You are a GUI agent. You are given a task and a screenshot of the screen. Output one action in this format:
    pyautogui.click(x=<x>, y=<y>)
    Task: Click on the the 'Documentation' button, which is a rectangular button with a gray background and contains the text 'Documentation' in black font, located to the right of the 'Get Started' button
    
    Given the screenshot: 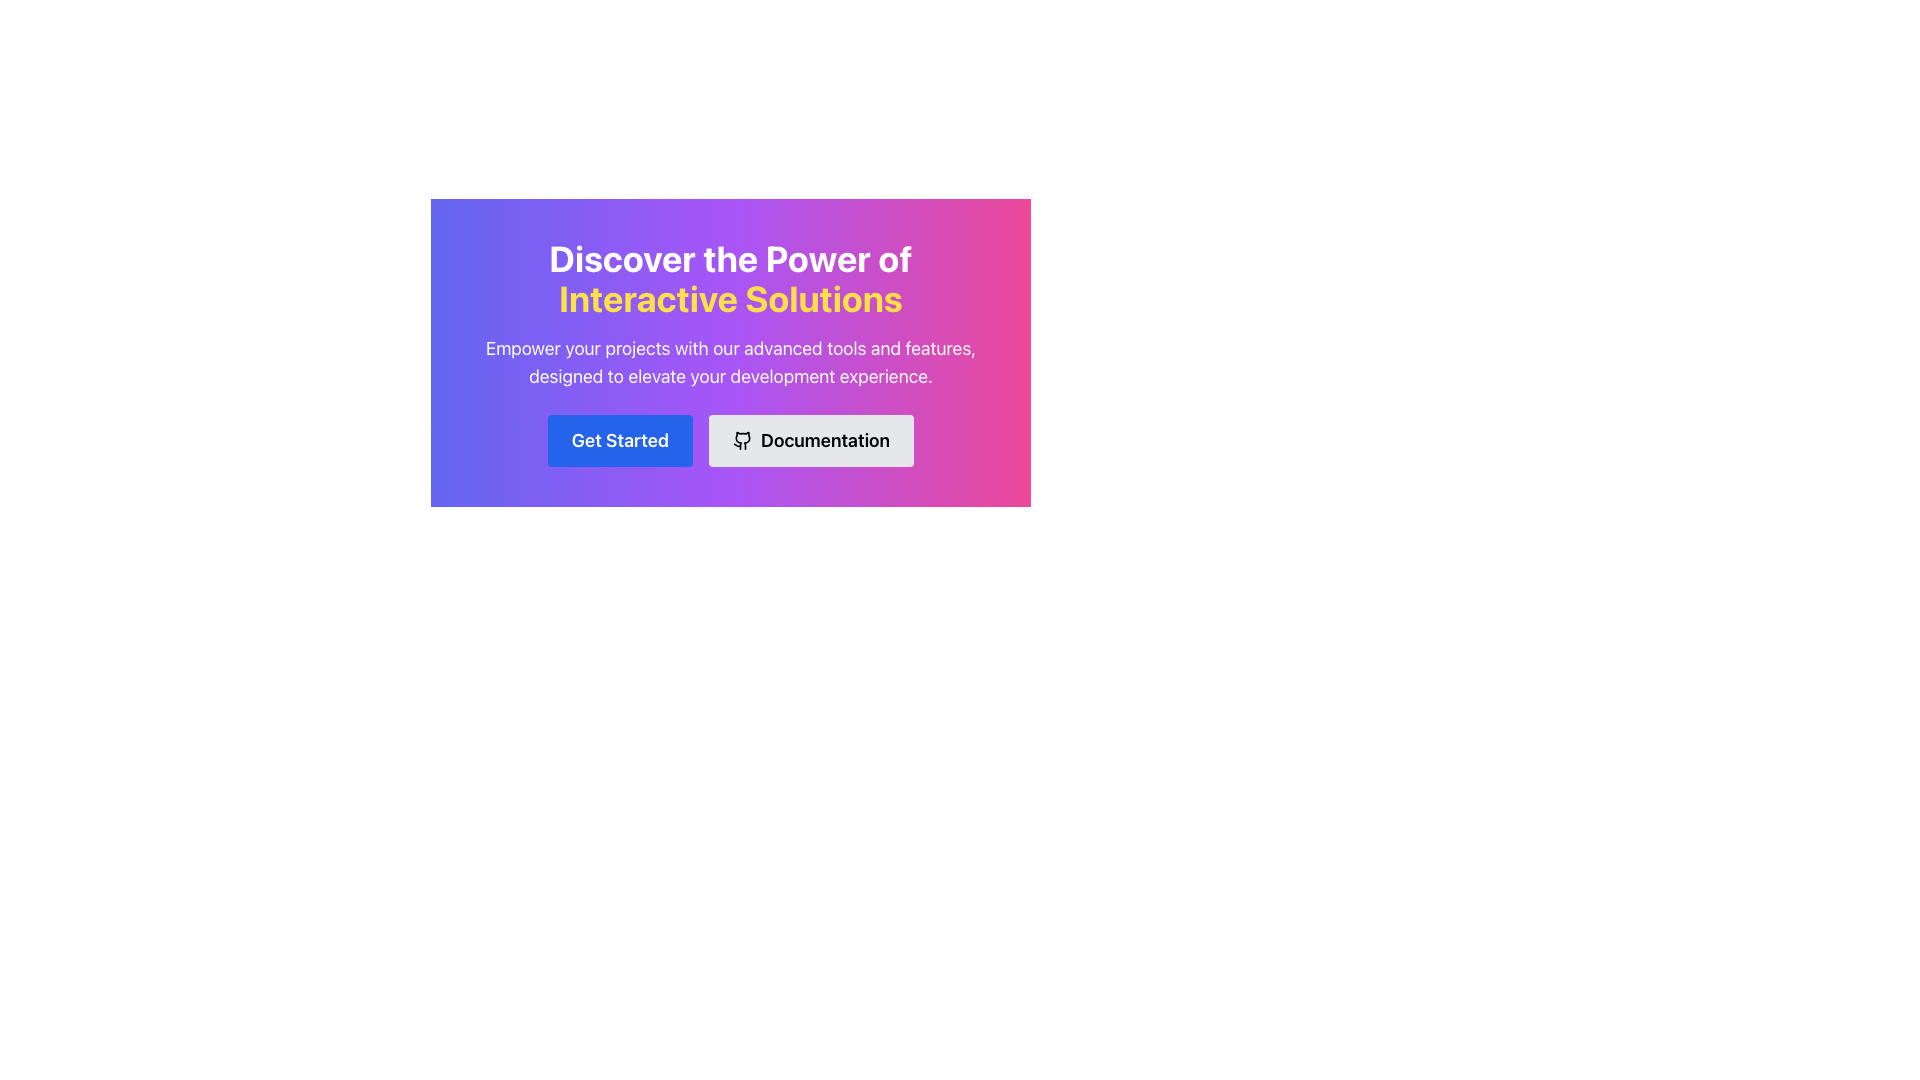 What is the action you would take?
    pyautogui.click(x=811, y=439)
    